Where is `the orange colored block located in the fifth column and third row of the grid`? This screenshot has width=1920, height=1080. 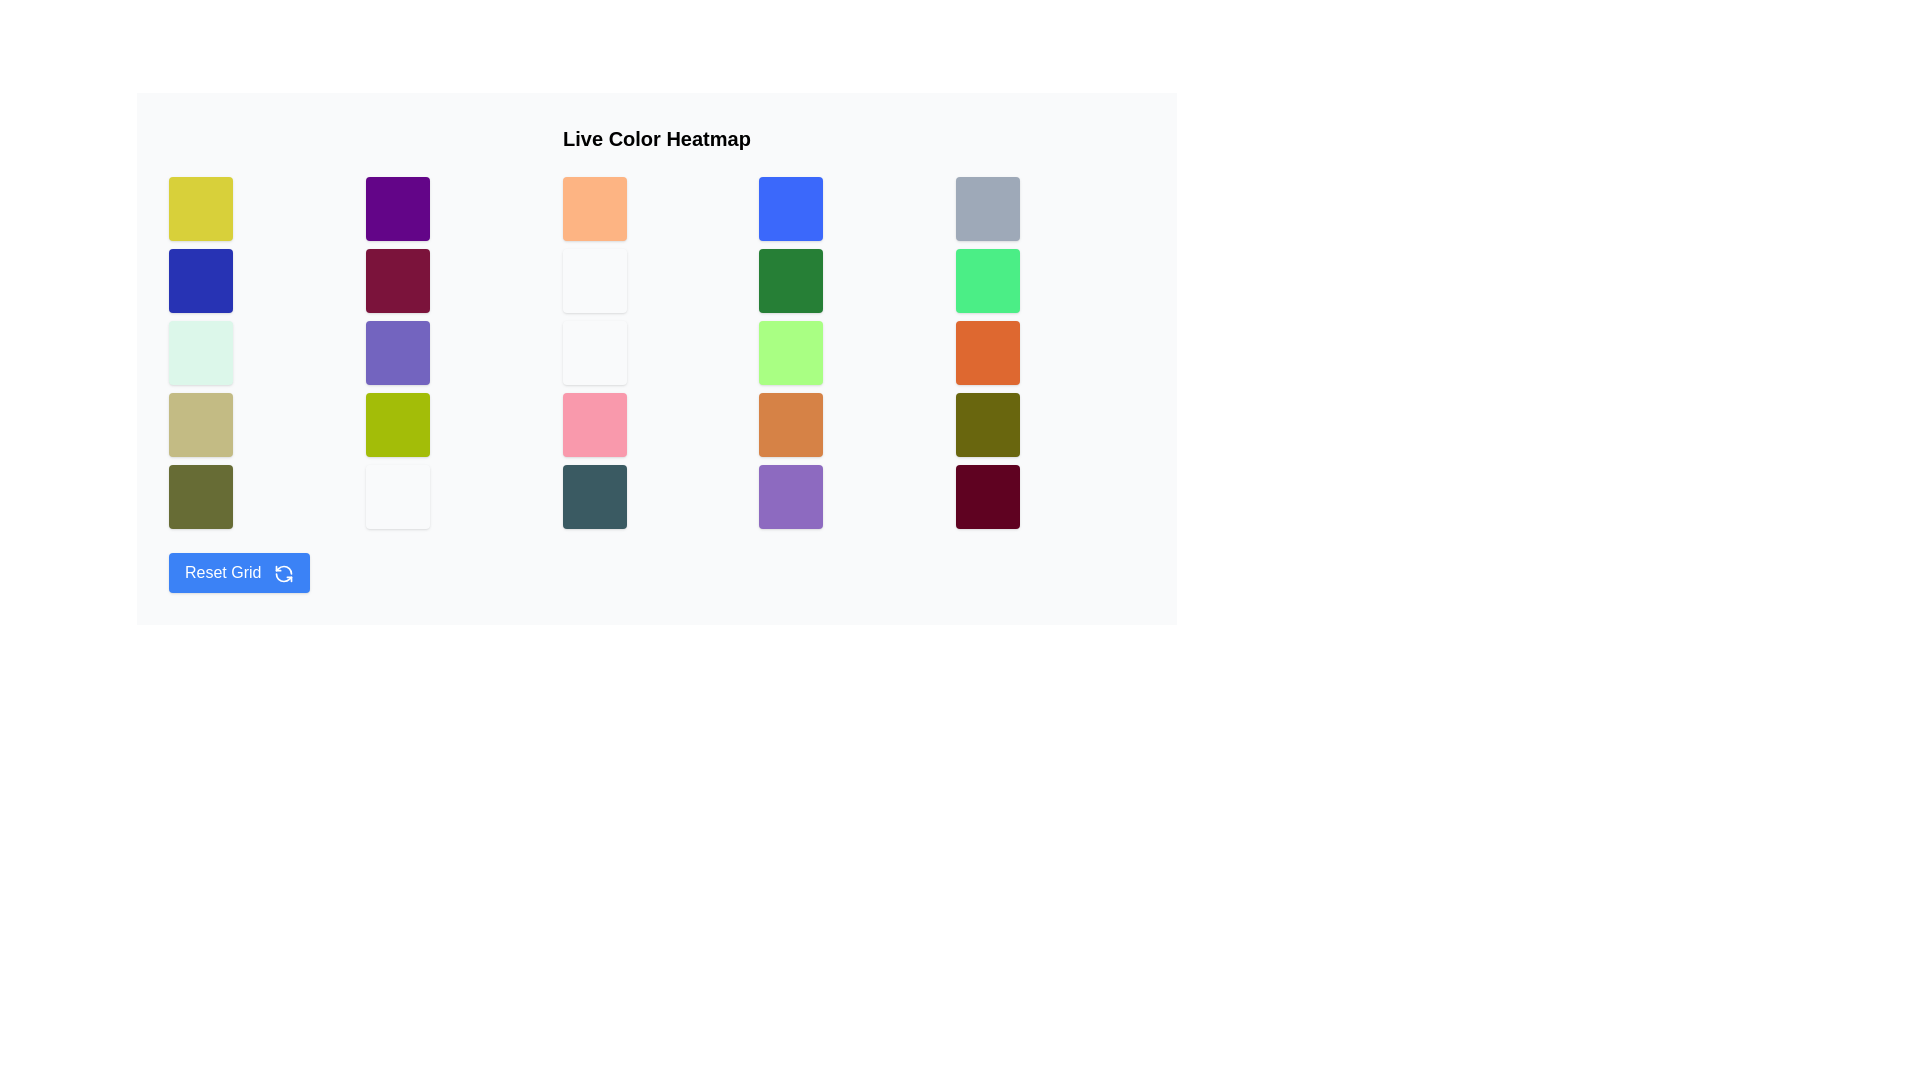 the orange colored block located in the fifth column and third row of the grid is located at coordinates (988, 352).